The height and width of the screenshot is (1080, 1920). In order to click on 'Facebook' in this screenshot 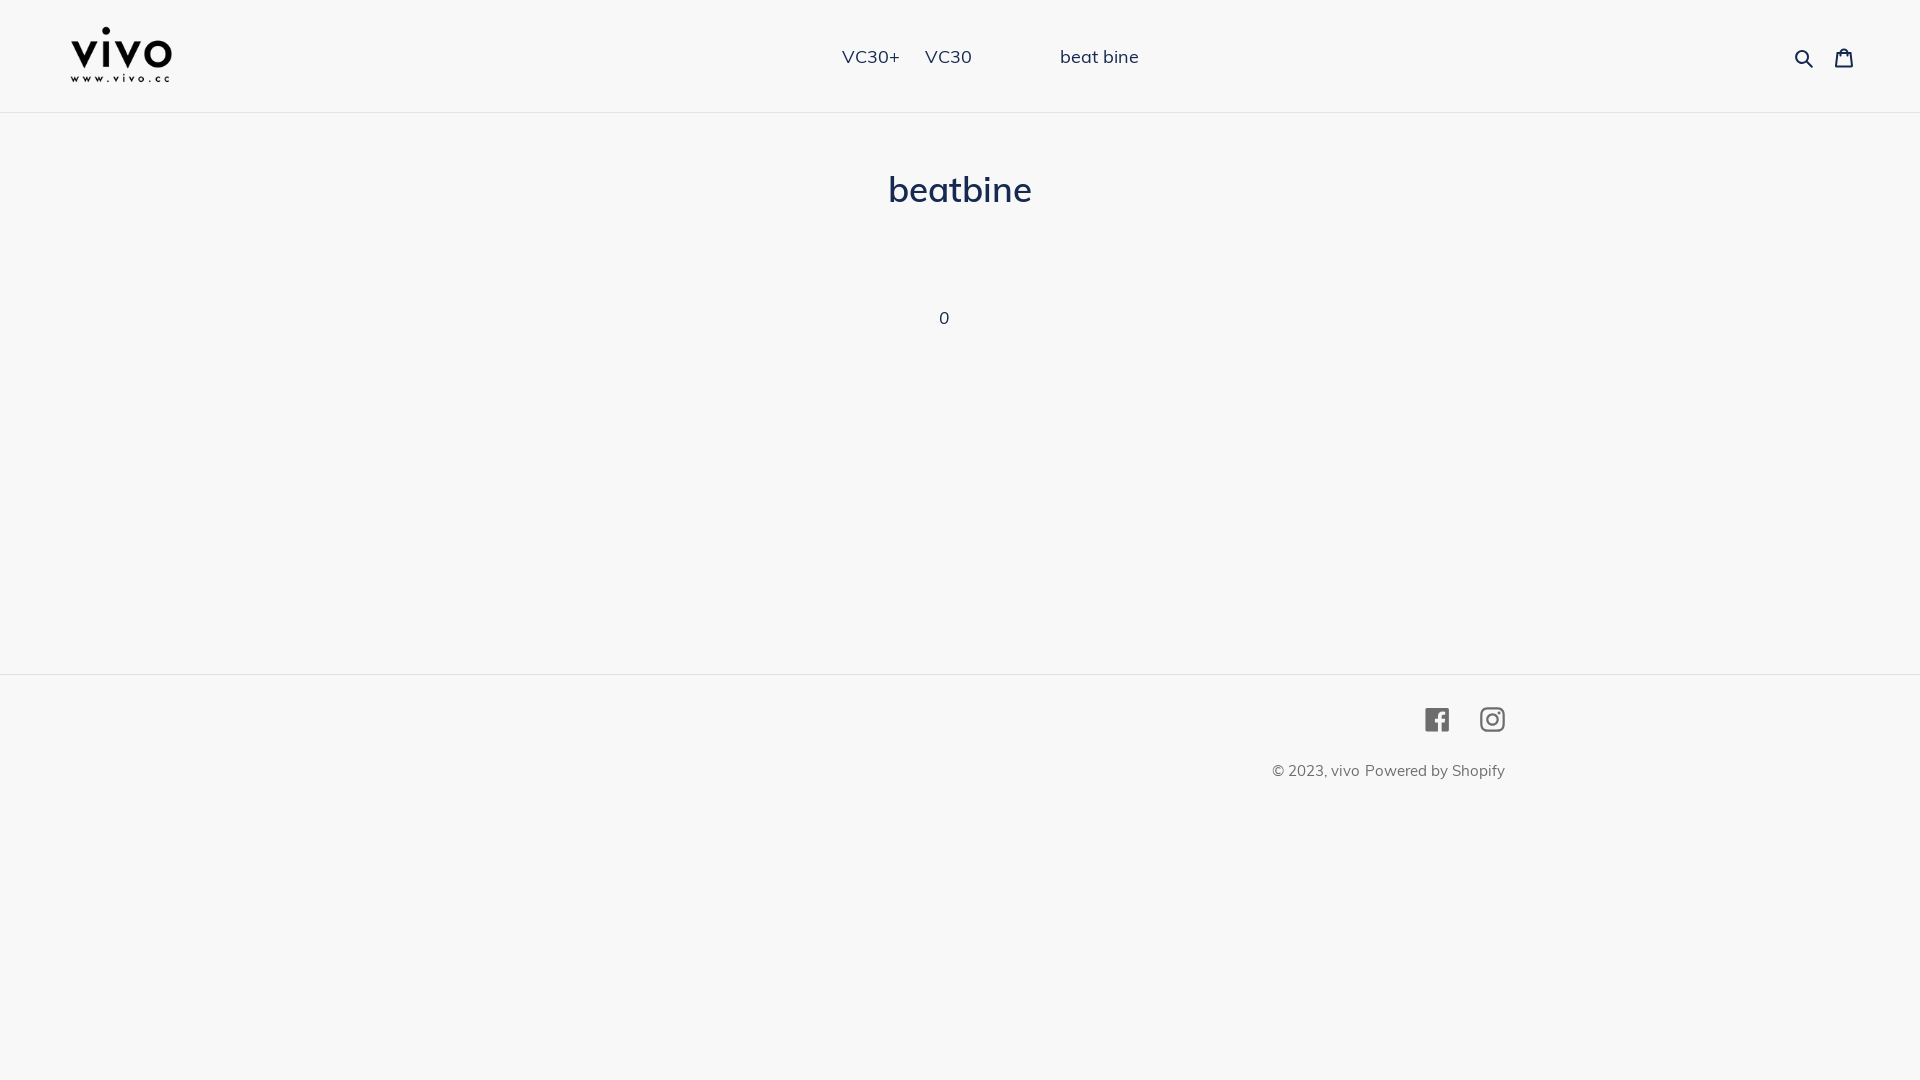, I will do `click(1424, 716)`.